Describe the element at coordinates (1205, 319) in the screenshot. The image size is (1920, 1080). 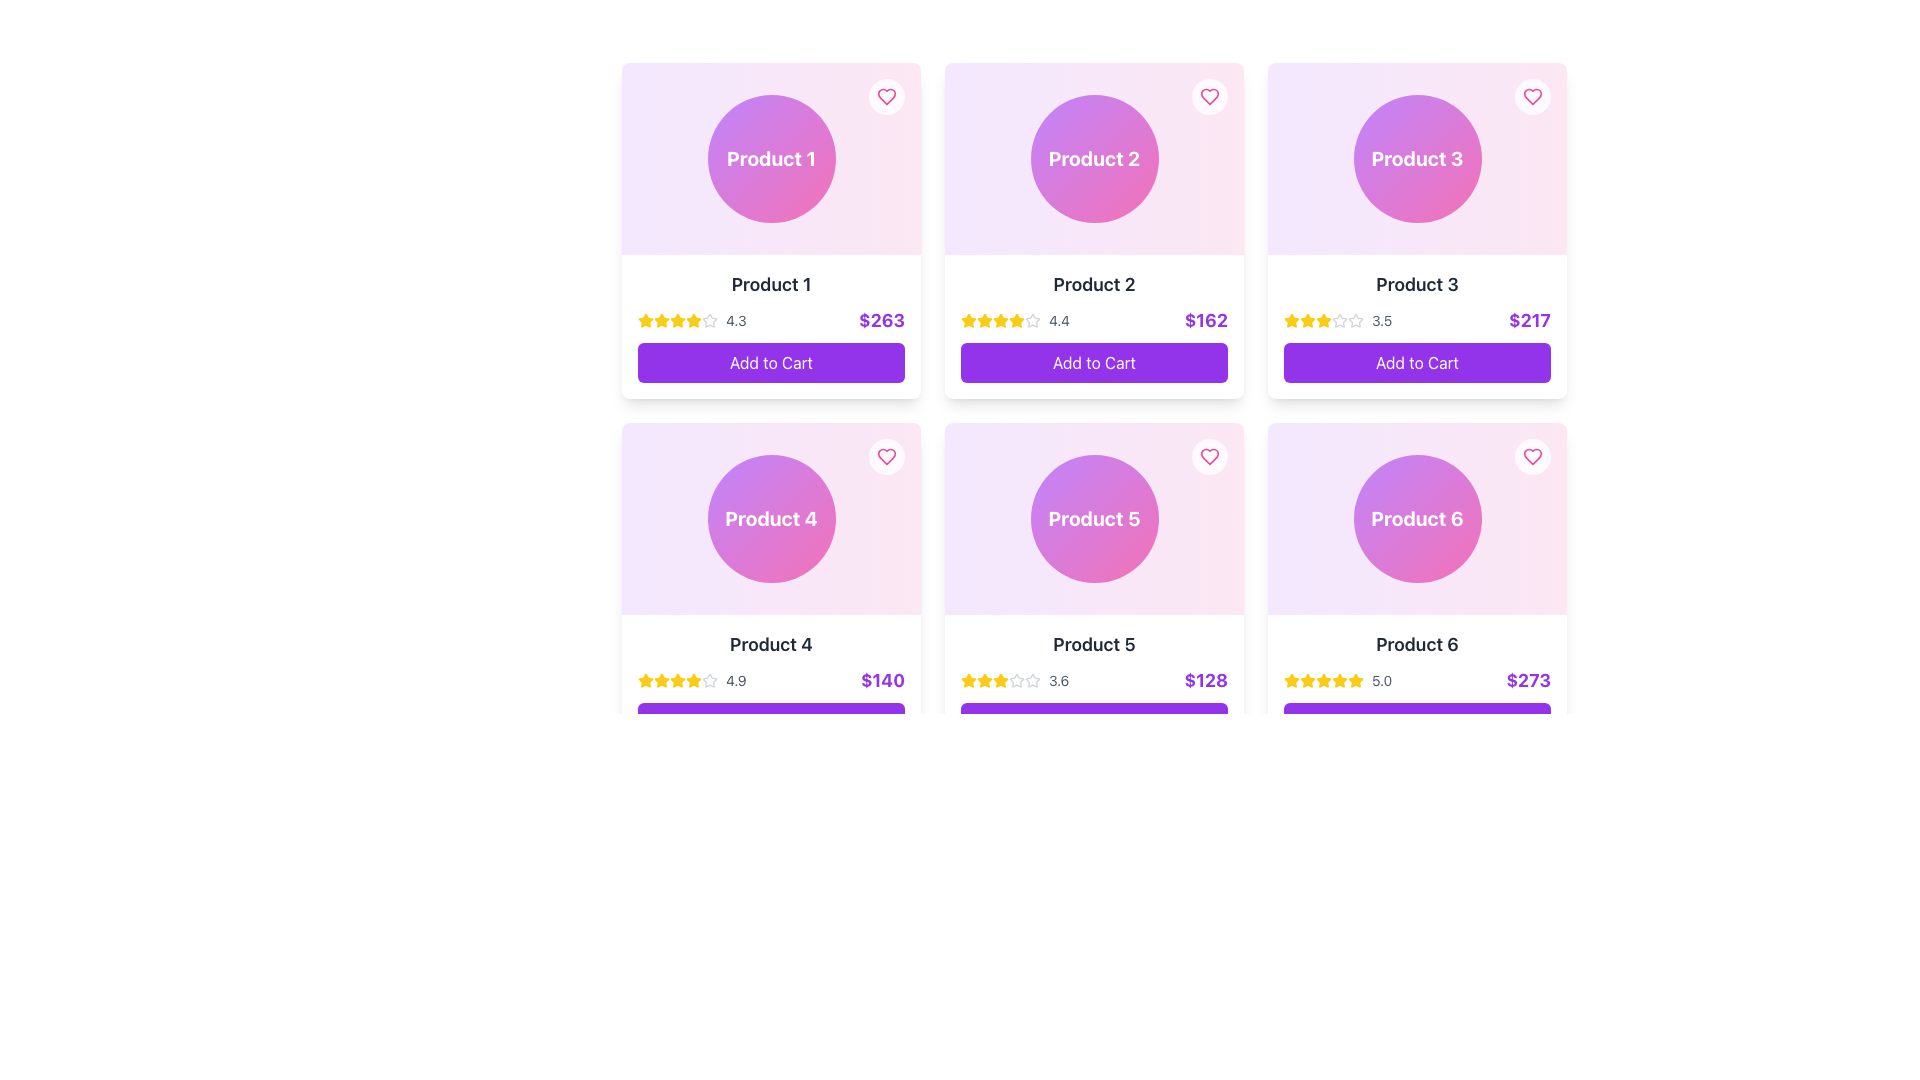
I see `the price information text label located at the bottom-right of the 'Product 2' card in the grid, near the 'Add to Cart' button and aligned with the rating stars` at that location.